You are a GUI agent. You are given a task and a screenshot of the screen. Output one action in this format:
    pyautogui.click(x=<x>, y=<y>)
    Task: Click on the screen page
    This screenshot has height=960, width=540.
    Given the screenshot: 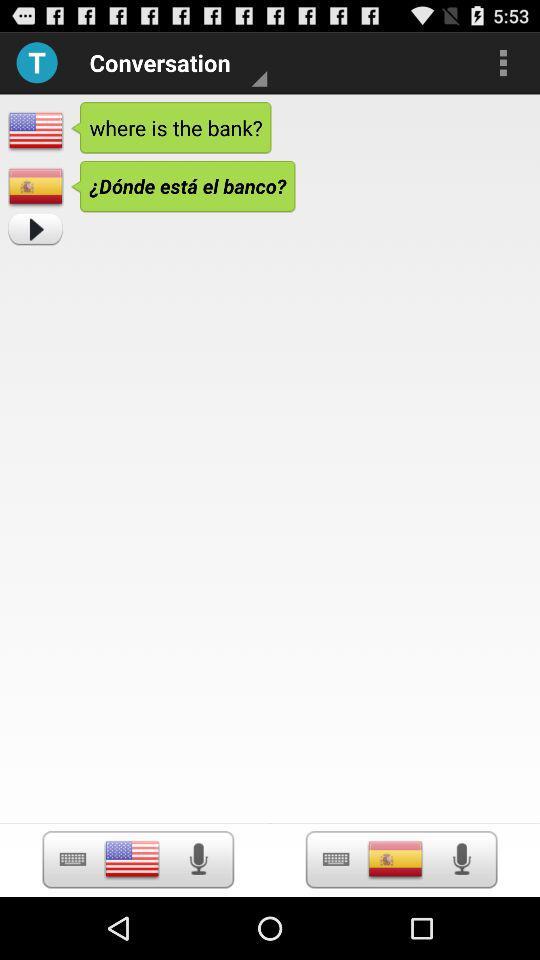 What is the action you would take?
    pyautogui.click(x=395, y=858)
    